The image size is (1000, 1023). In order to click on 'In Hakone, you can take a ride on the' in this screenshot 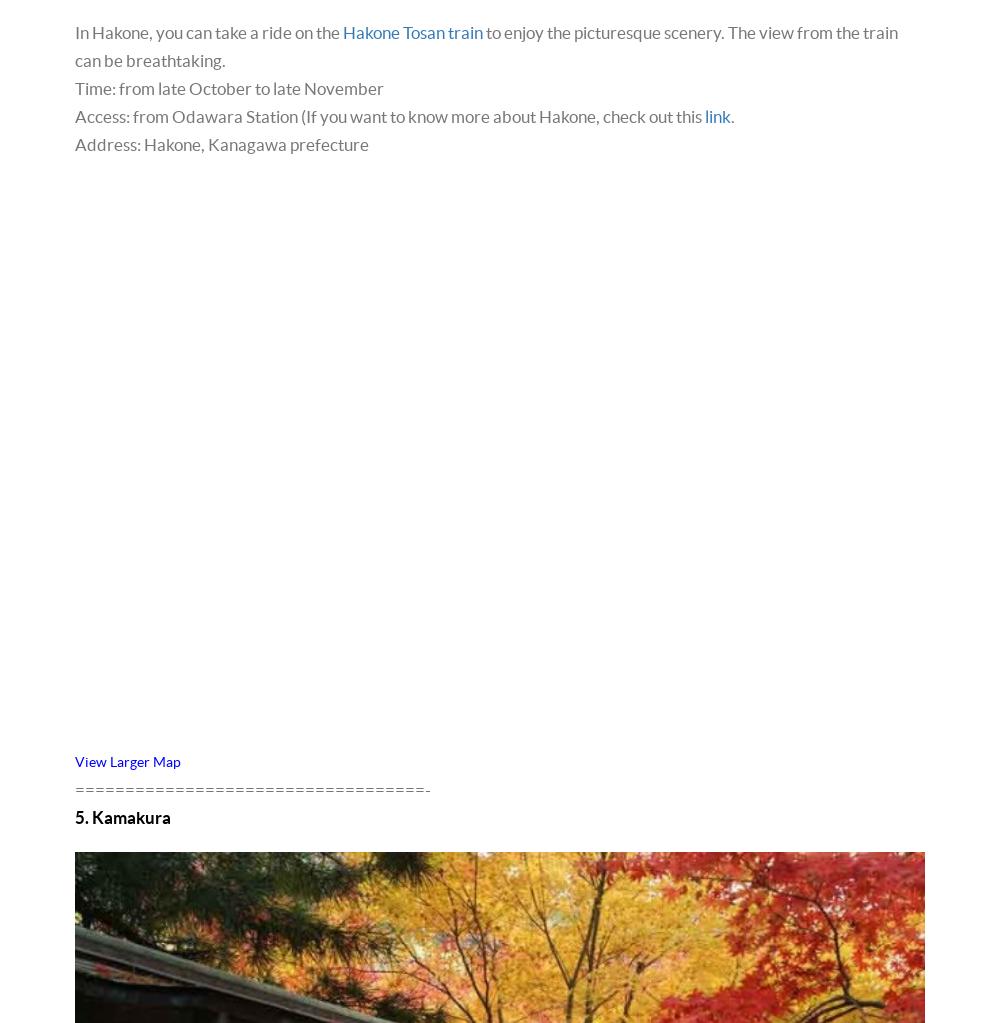, I will do `click(208, 31)`.